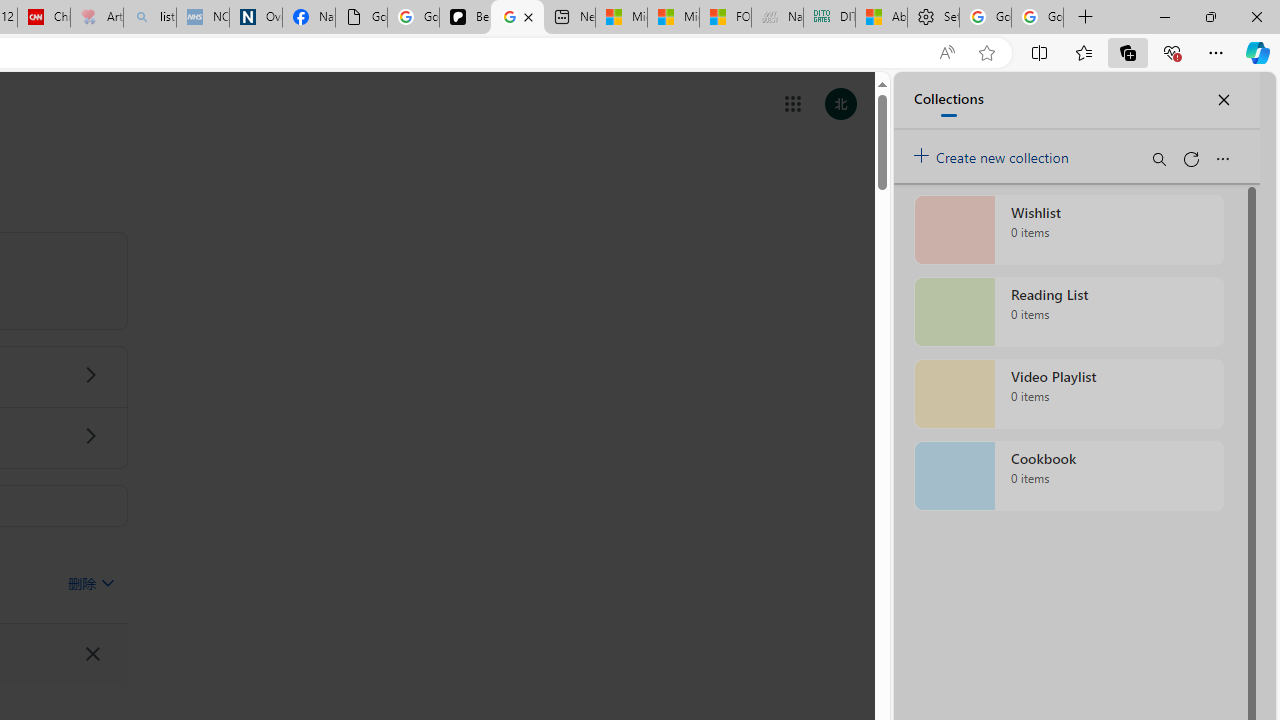  Describe the element at coordinates (724, 17) in the screenshot. I see `'FOX News - MSN'` at that location.